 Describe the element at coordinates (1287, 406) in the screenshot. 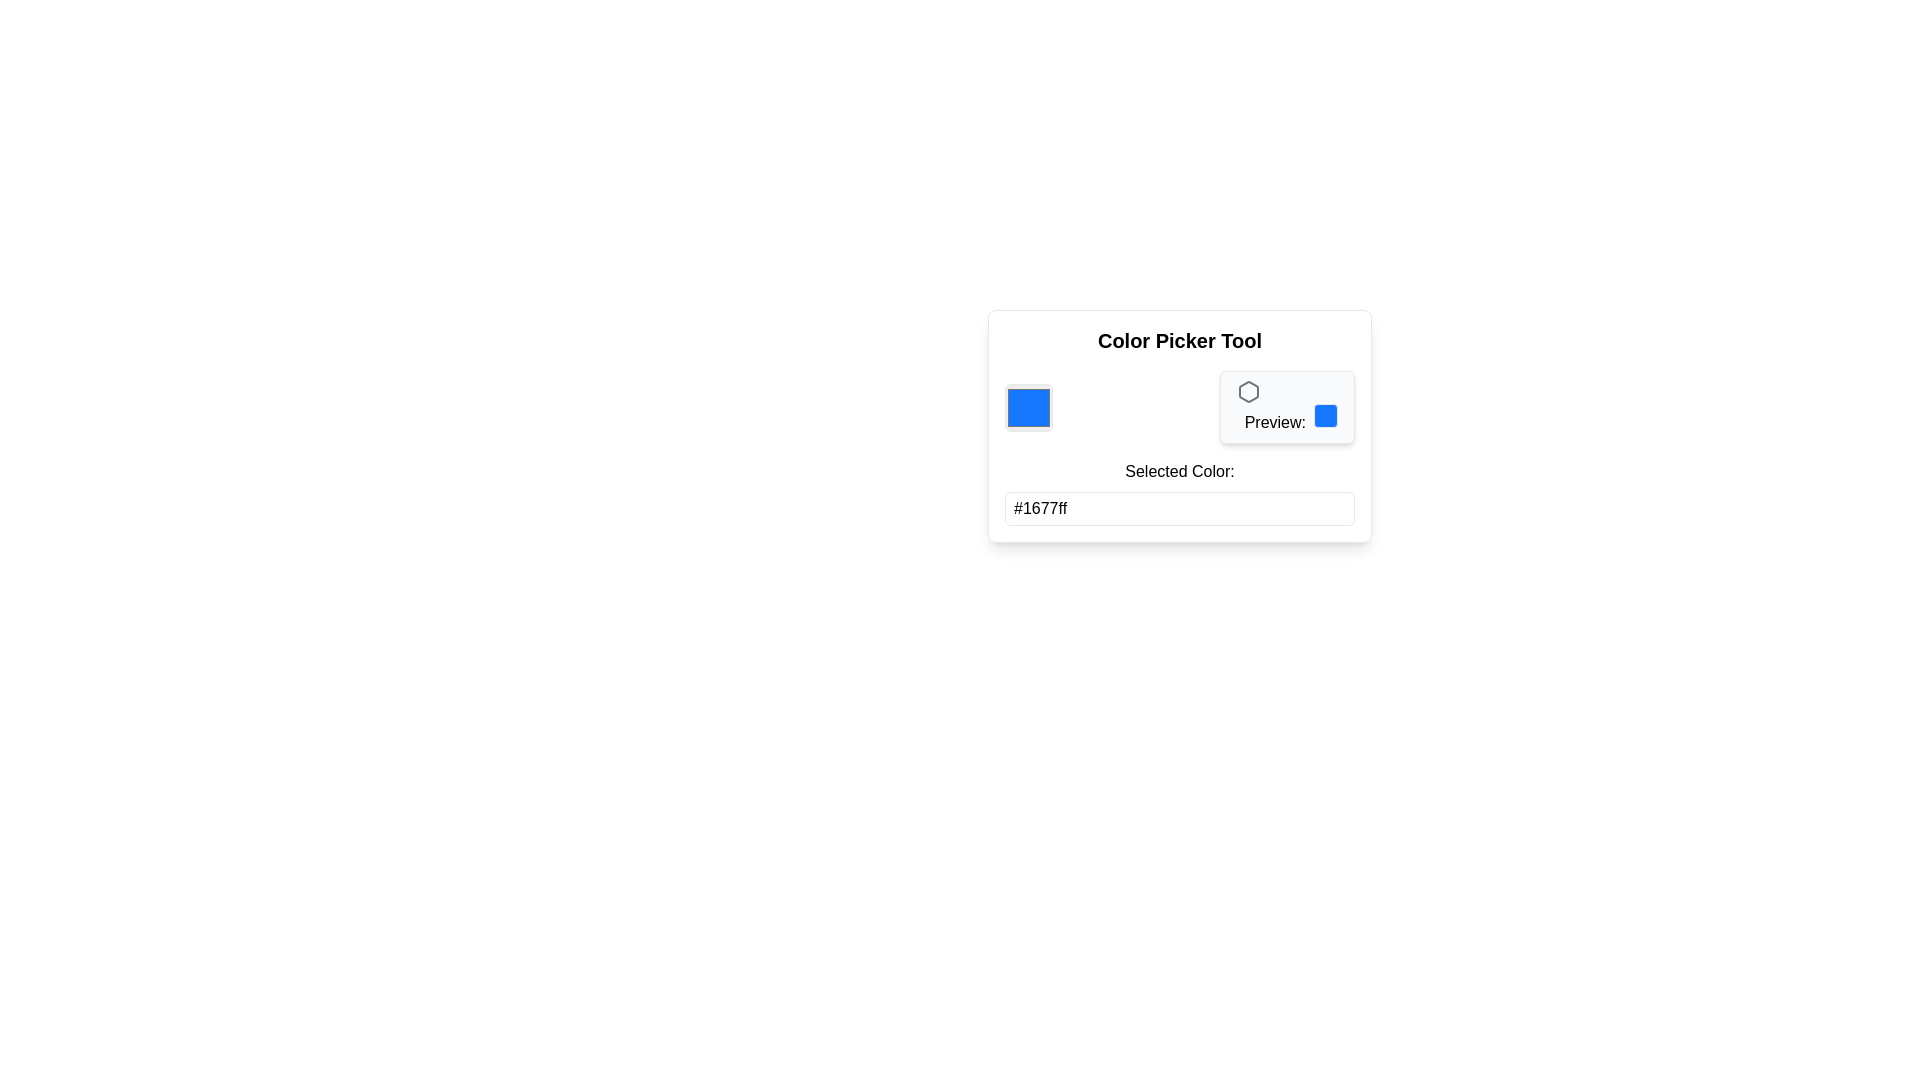

I see `the color preview displayed by the blue square adjacent to the text "Preview:" in the top-right section of the interface` at that location.